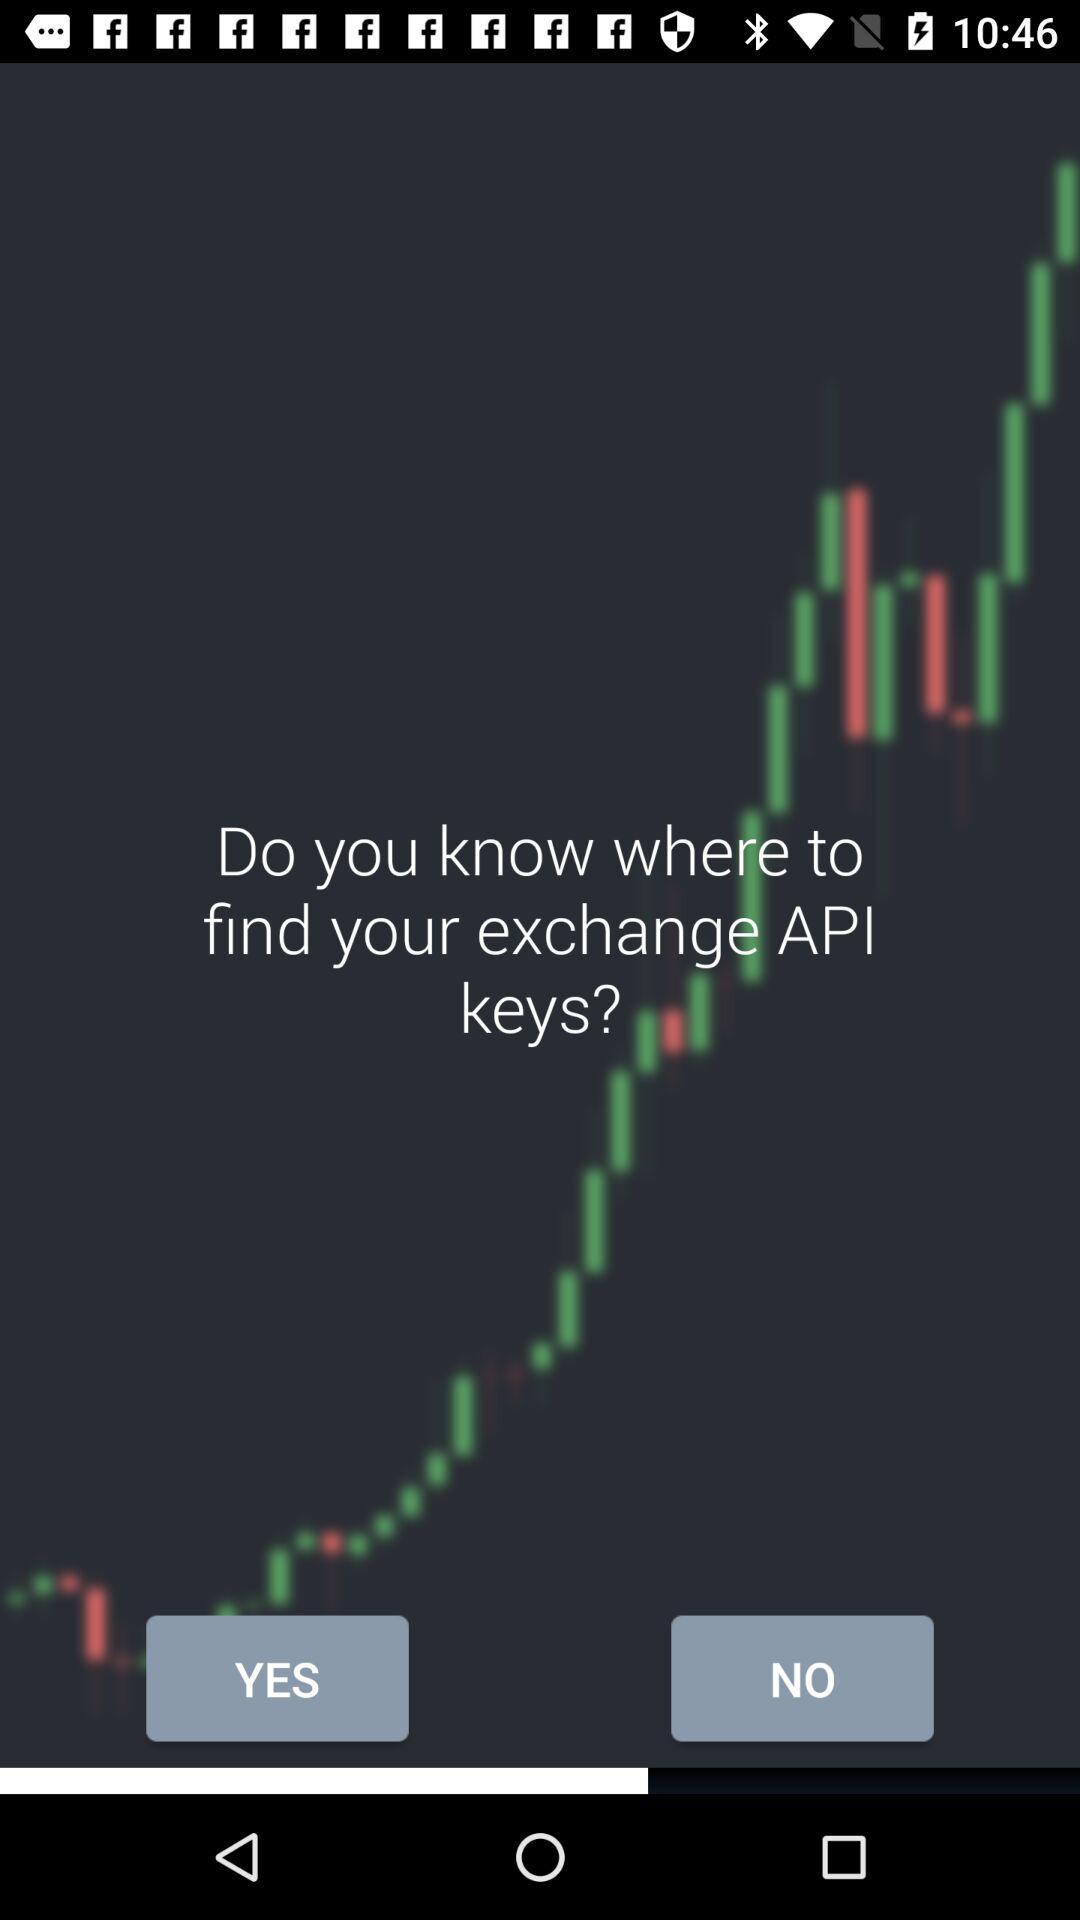 Image resolution: width=1080 pixels, height=1920 pixels. I want to click on the icon below do you know, so click(801, 1678).